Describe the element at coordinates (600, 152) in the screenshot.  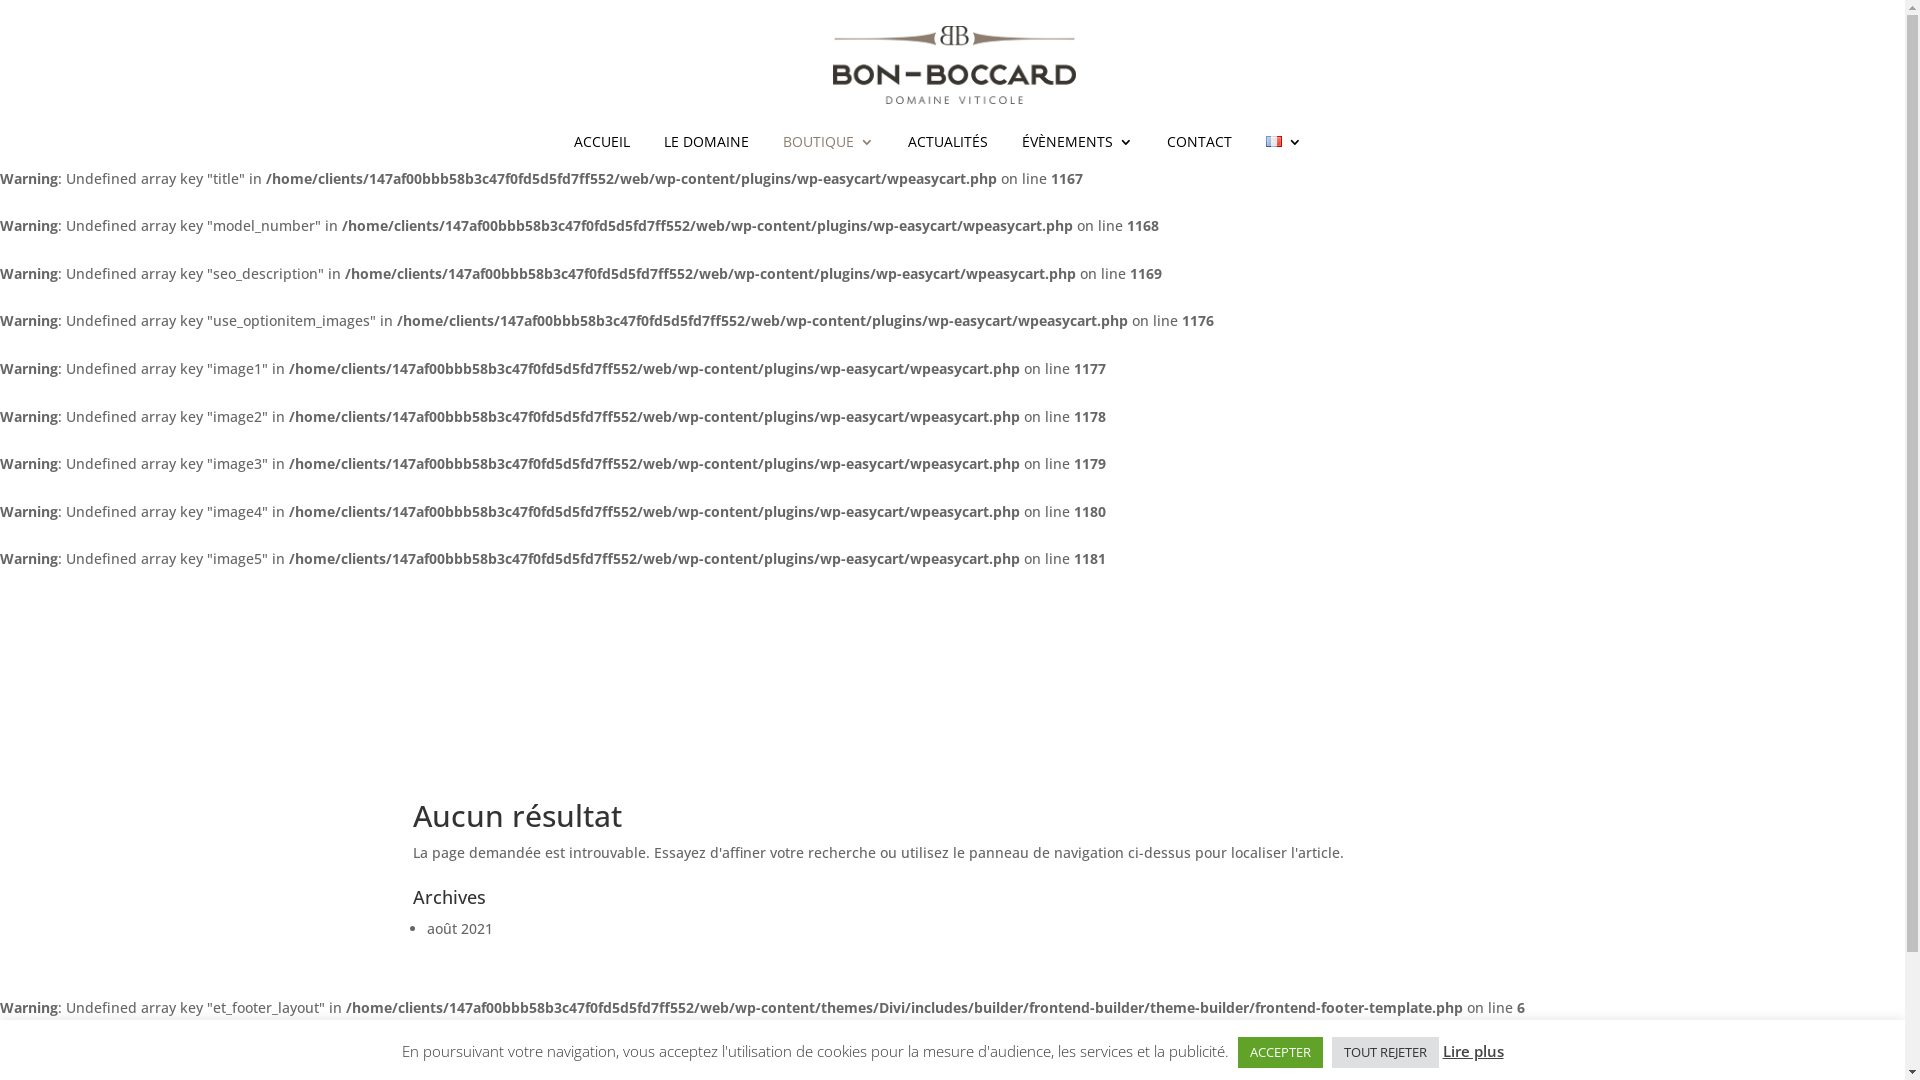
I see `'ACCUEIL'` at that location.